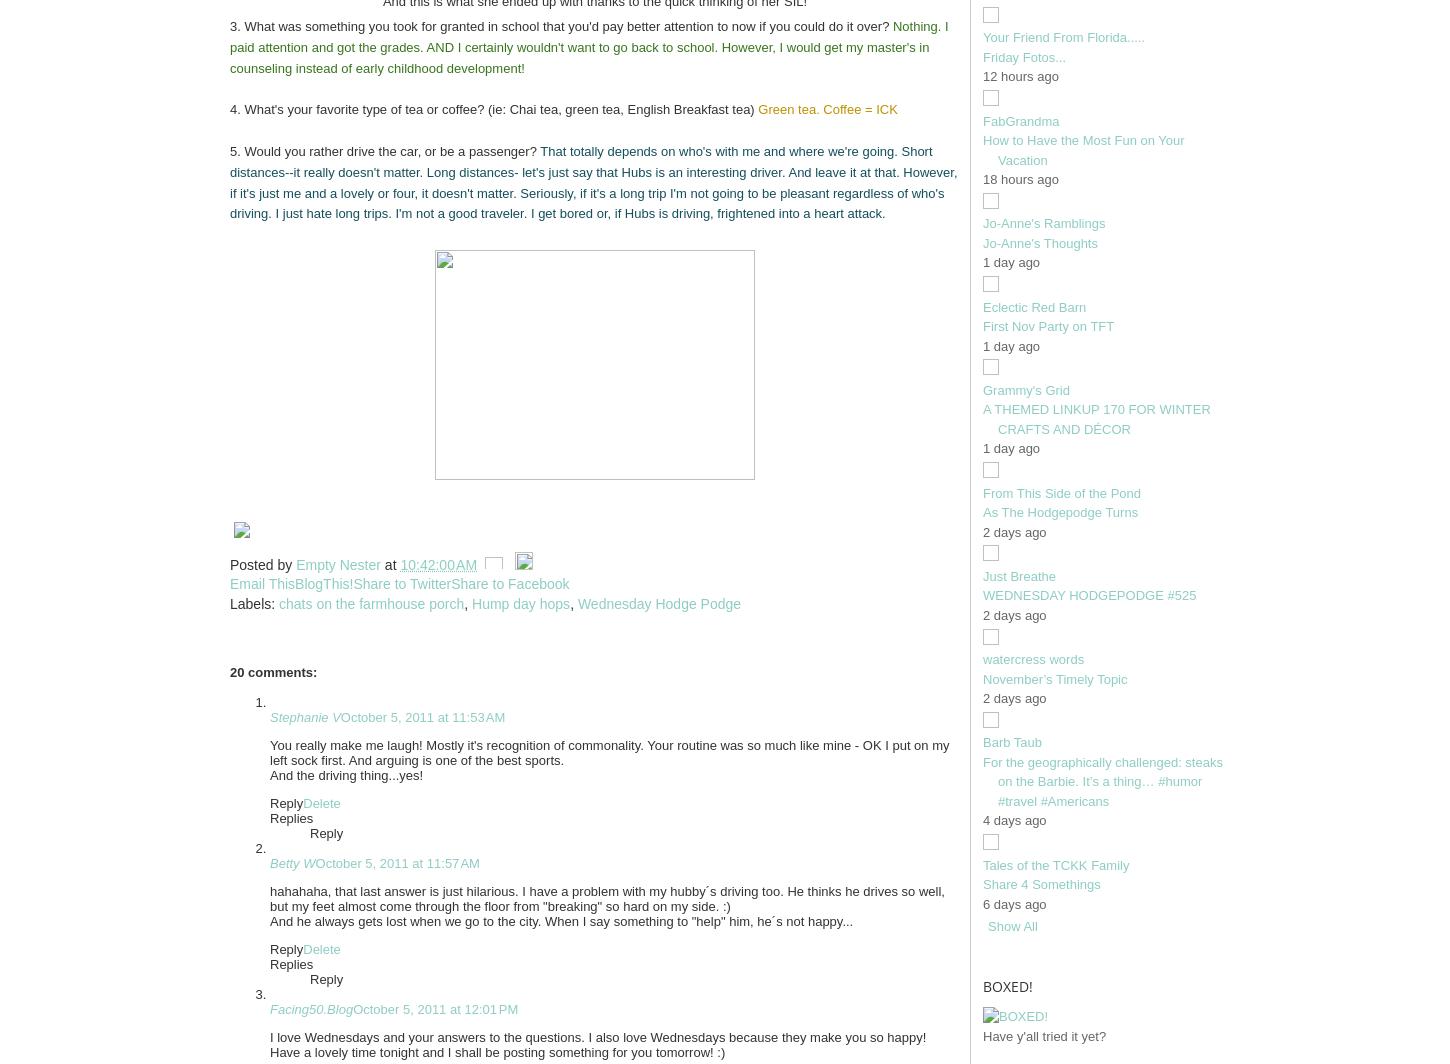 This screenshot has height=1064, width=1450. What do you see at coordinates (1055, 678) in the screenshot?
I see `'November’s Timely Topic'` at bounding box center [1055, 678].